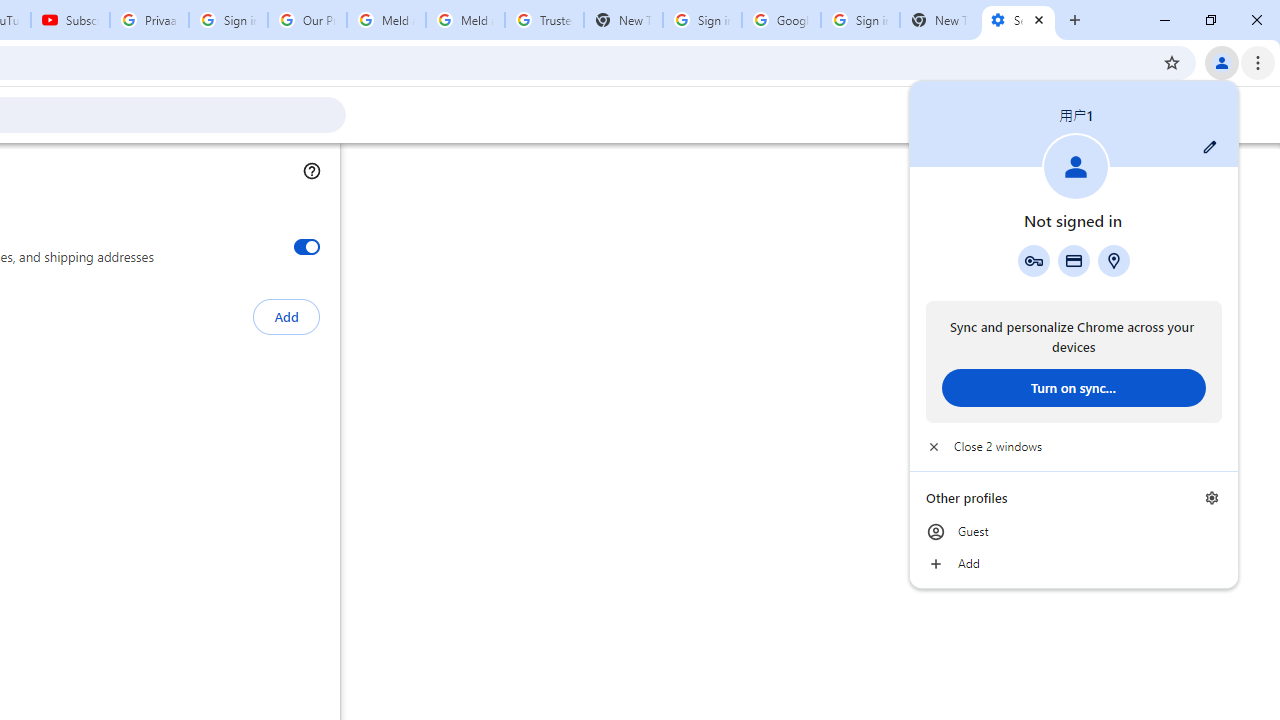 This screenshot has height=720, width=1280. I want to click on 'Sign in - Google Accounts', so click(702, 20).